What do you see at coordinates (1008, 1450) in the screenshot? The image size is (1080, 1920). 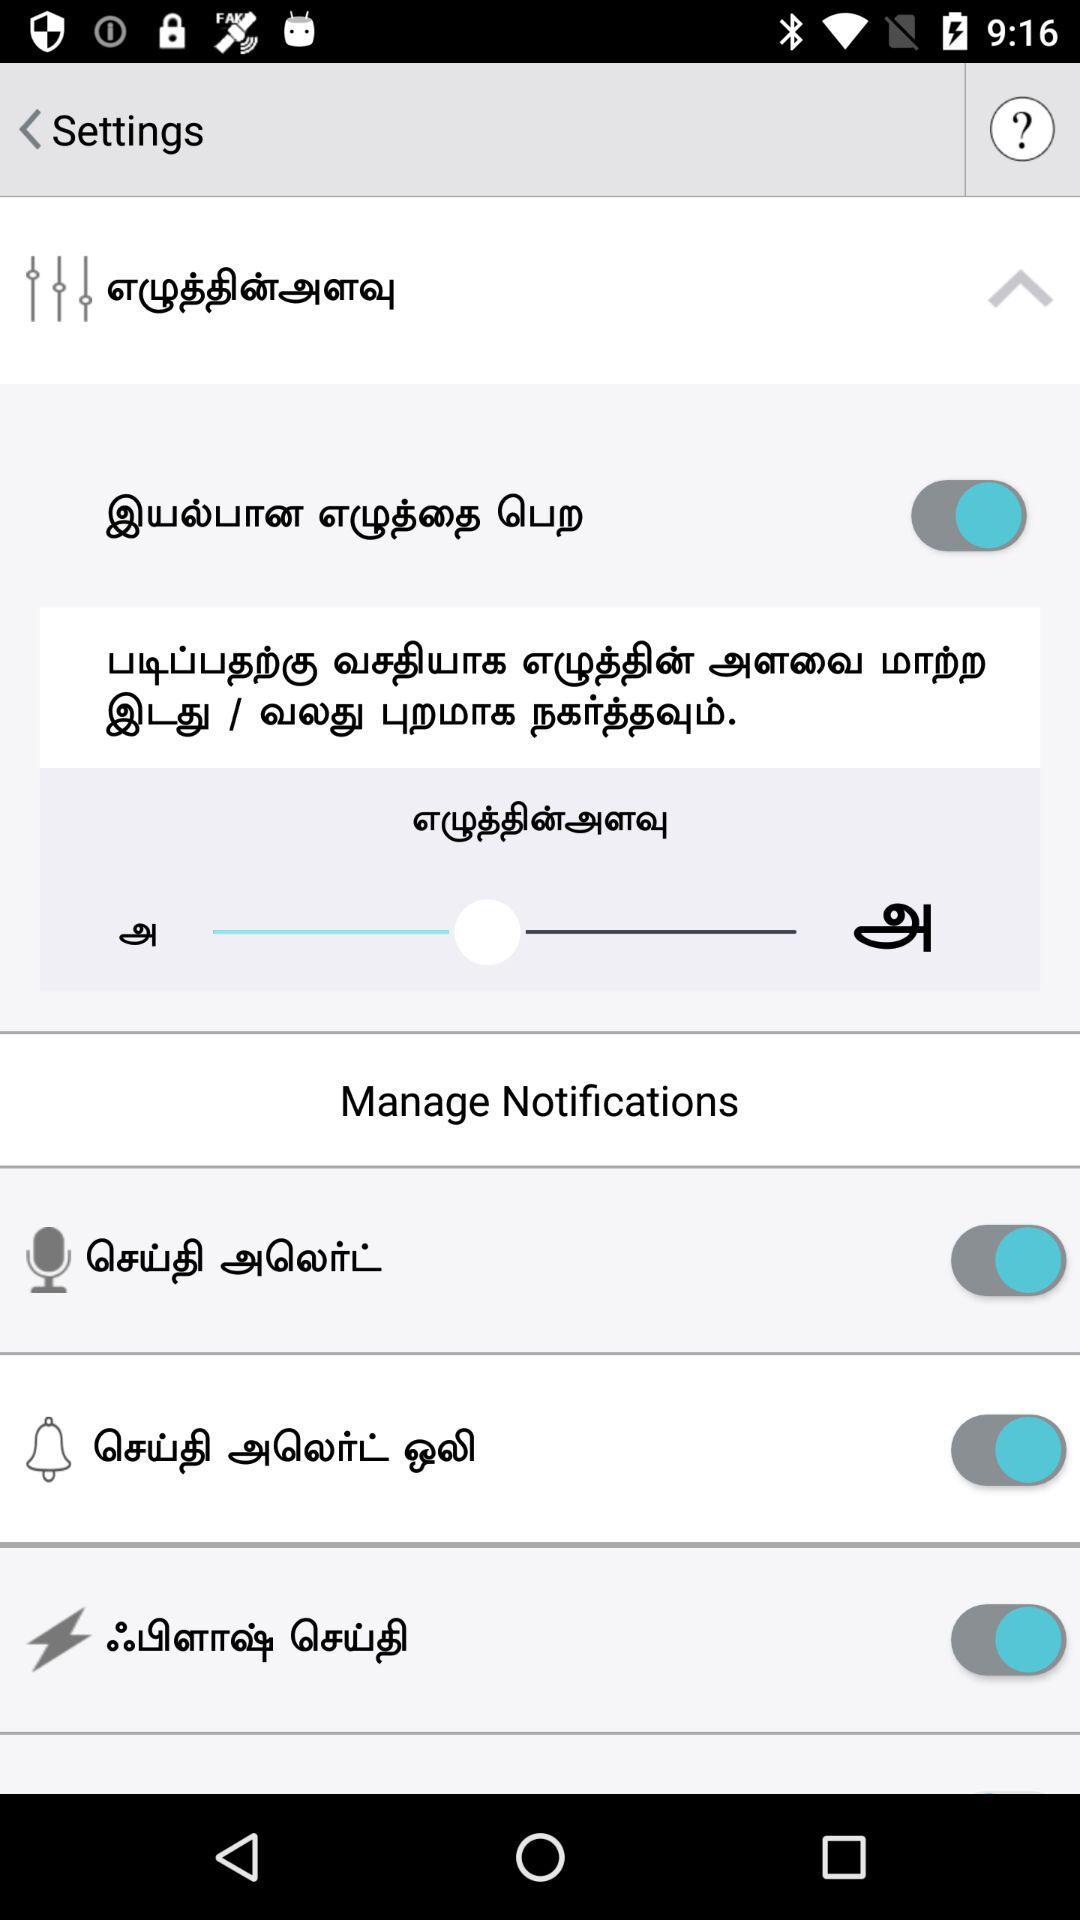 I see `notifictions` at bounding box center [1008, 1450].